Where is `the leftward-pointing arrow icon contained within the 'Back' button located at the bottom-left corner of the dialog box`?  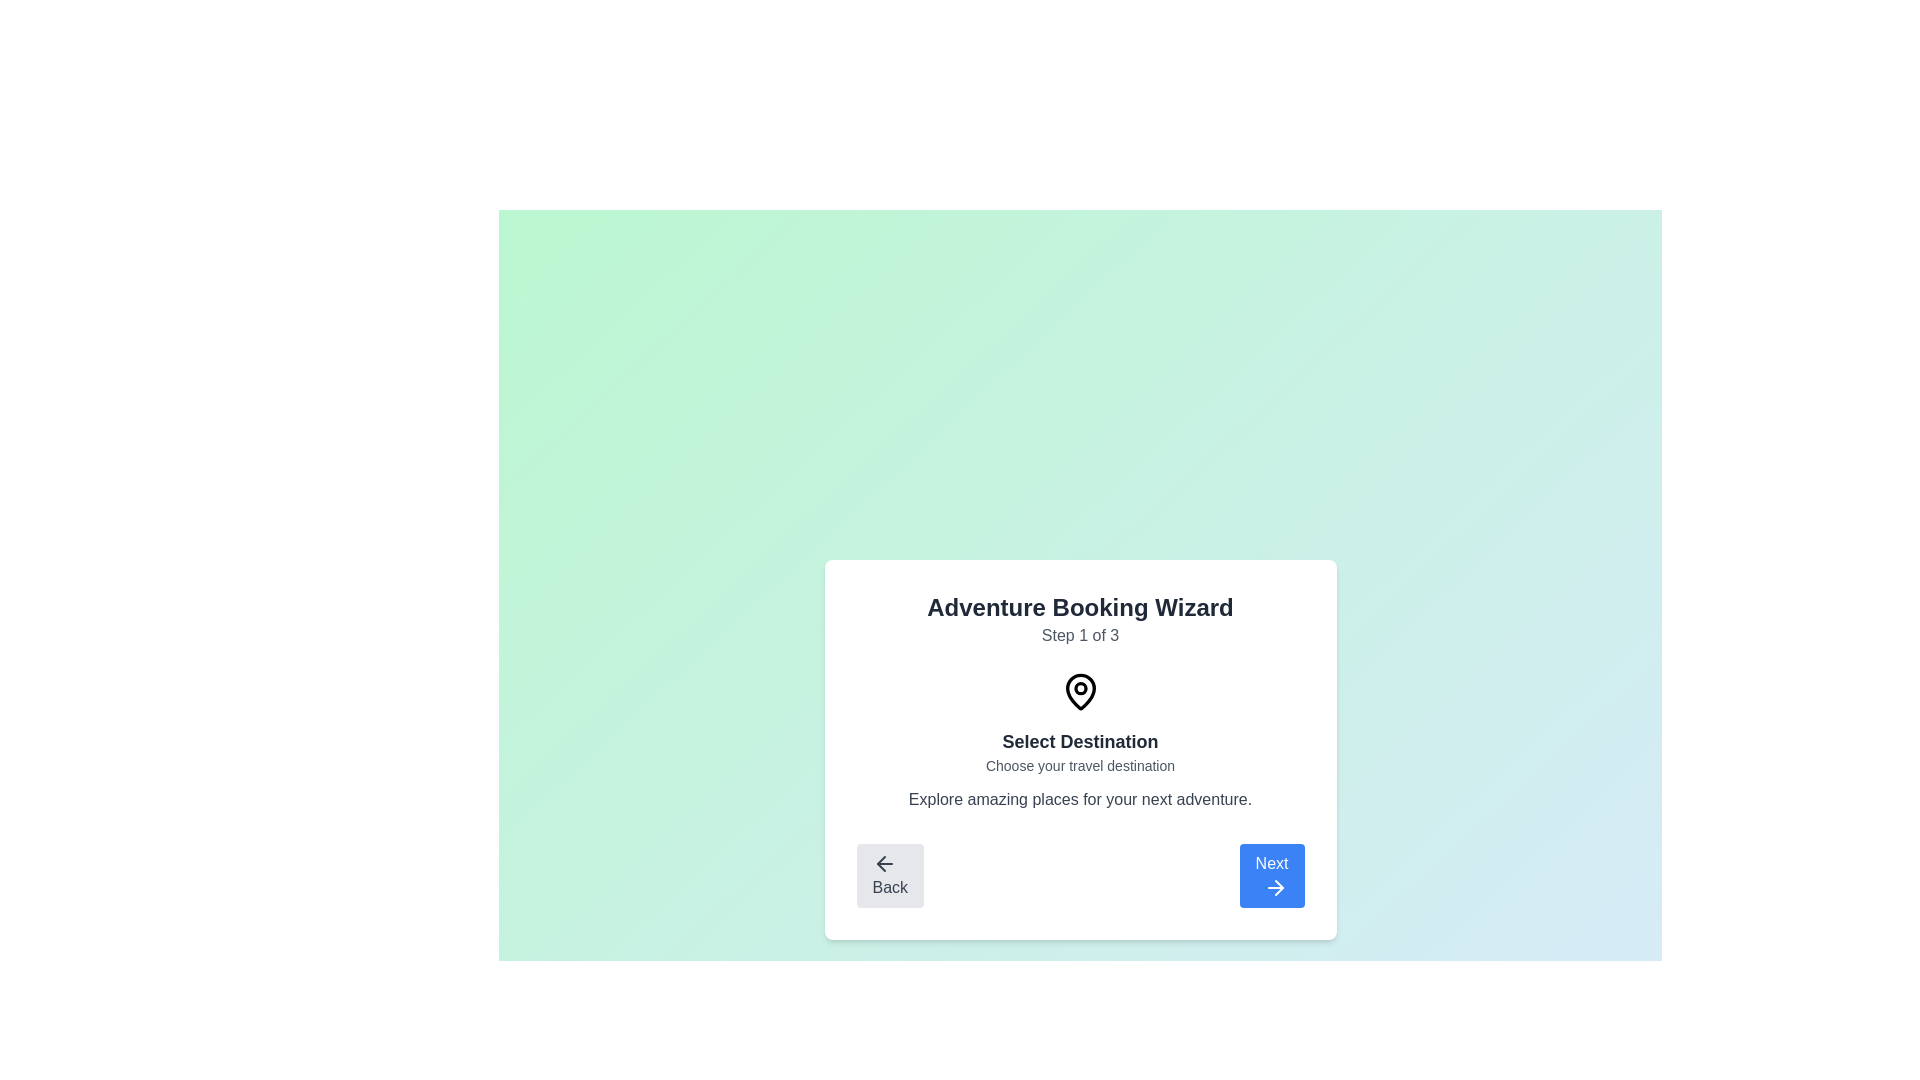
the leftward-pointing arrow icon contained within the 'Back' button located at the bottom-left corner of the dialog box is located at coordinates (880, 863).